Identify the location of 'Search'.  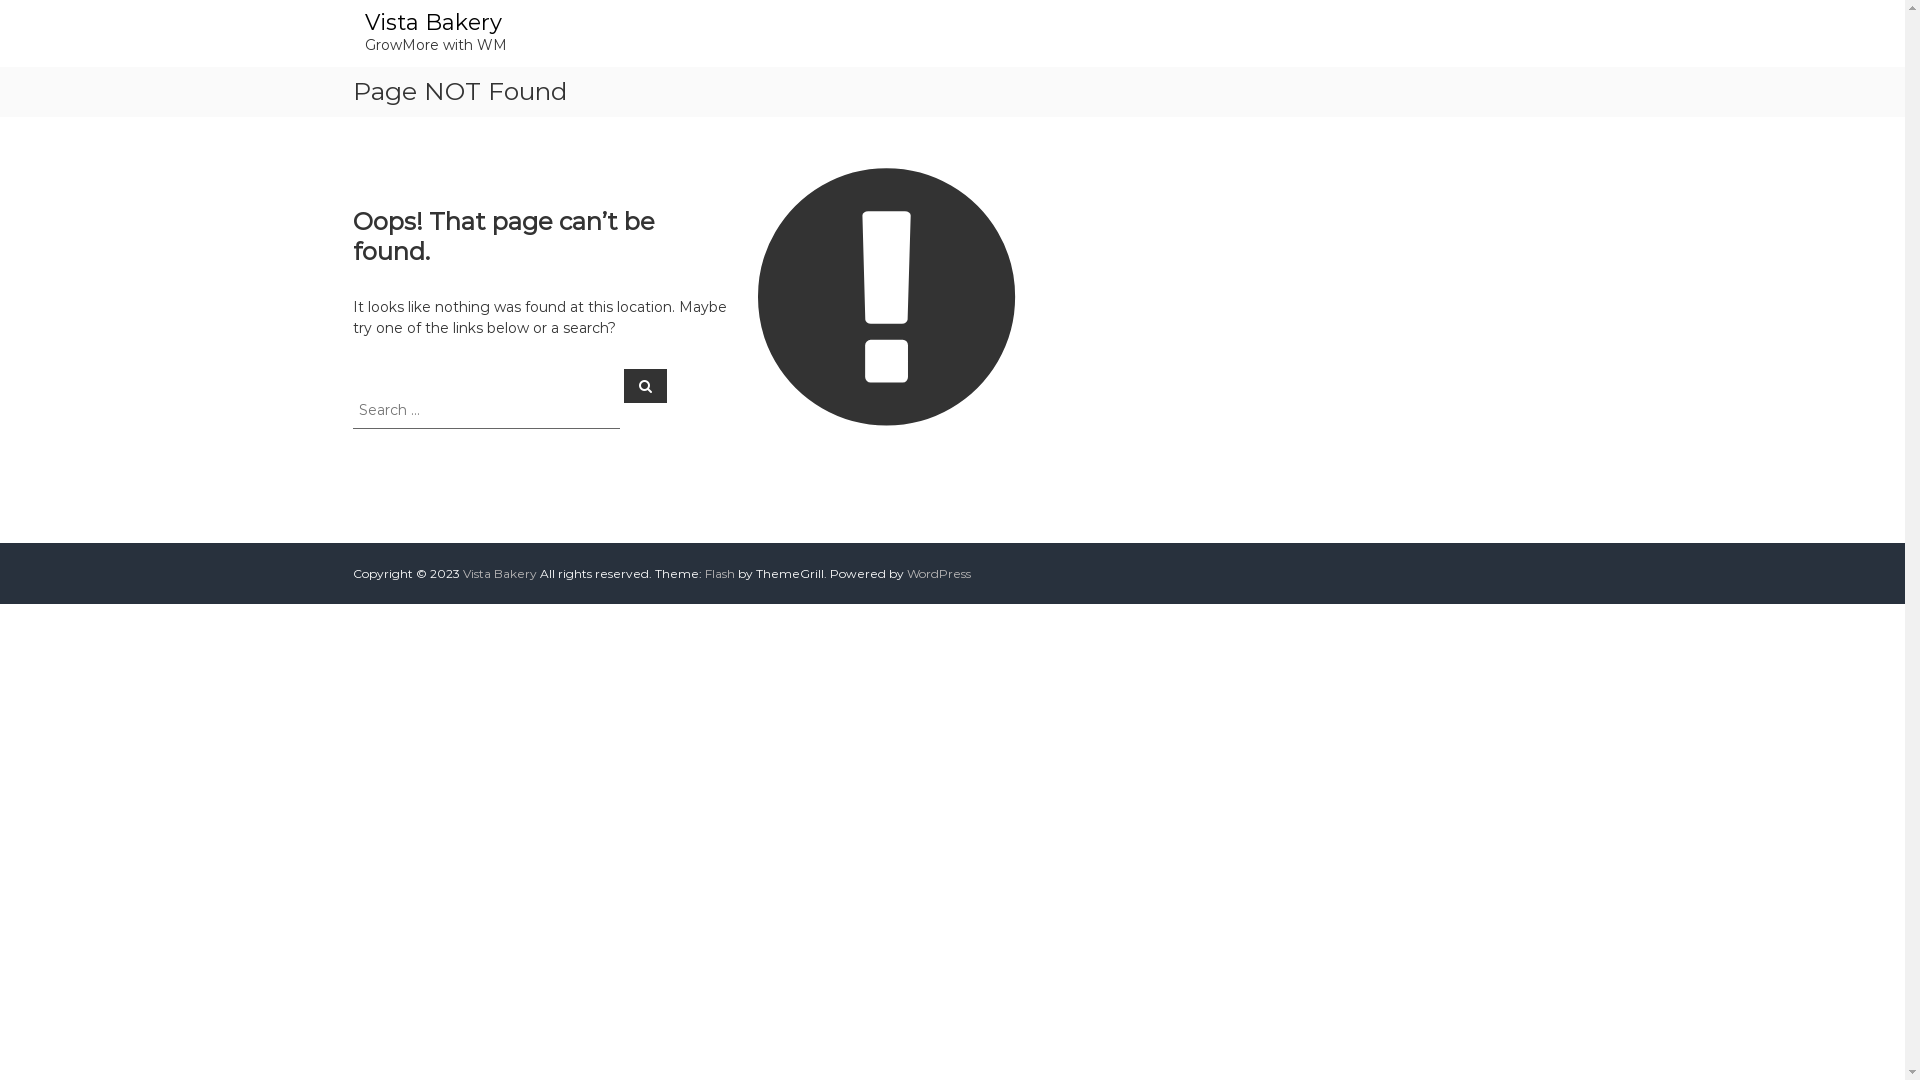
(645, 385).